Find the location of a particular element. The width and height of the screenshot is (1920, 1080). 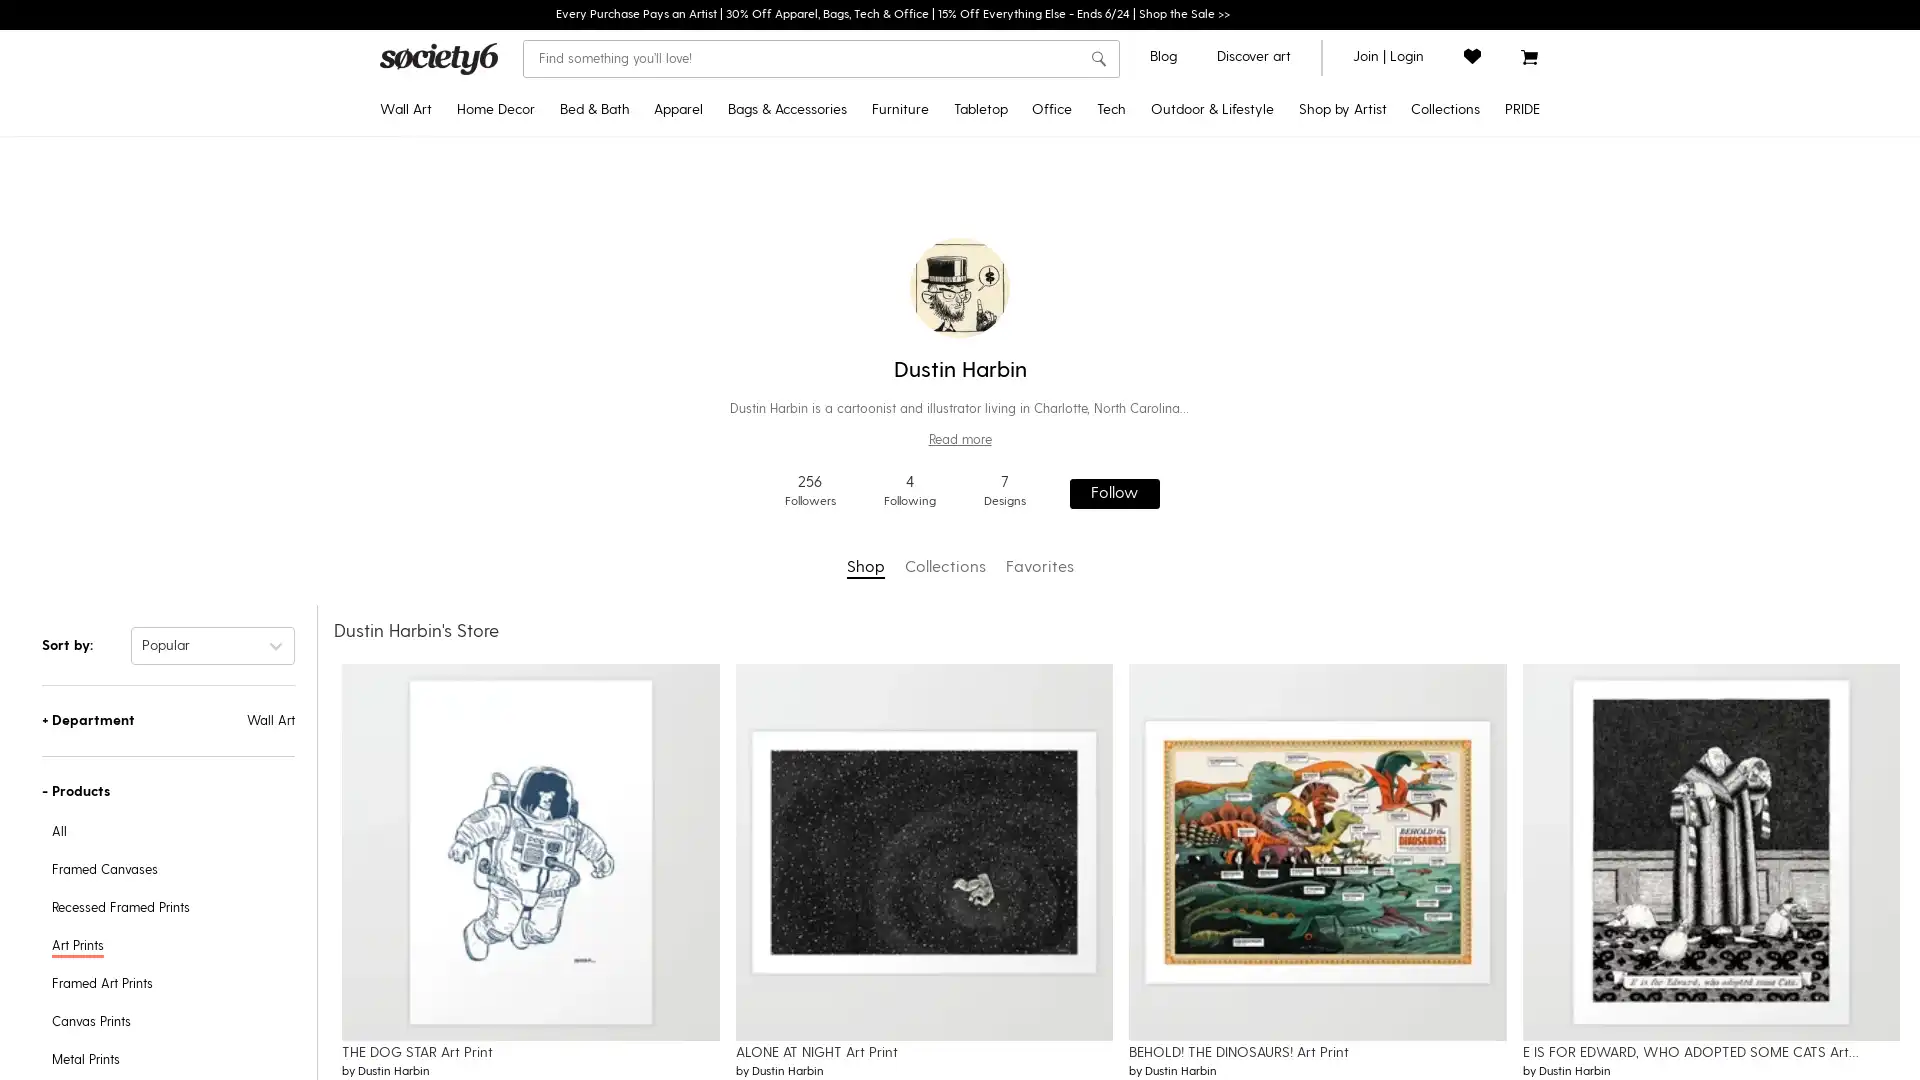

Duvet Covers is located at coordinates (637, 192).